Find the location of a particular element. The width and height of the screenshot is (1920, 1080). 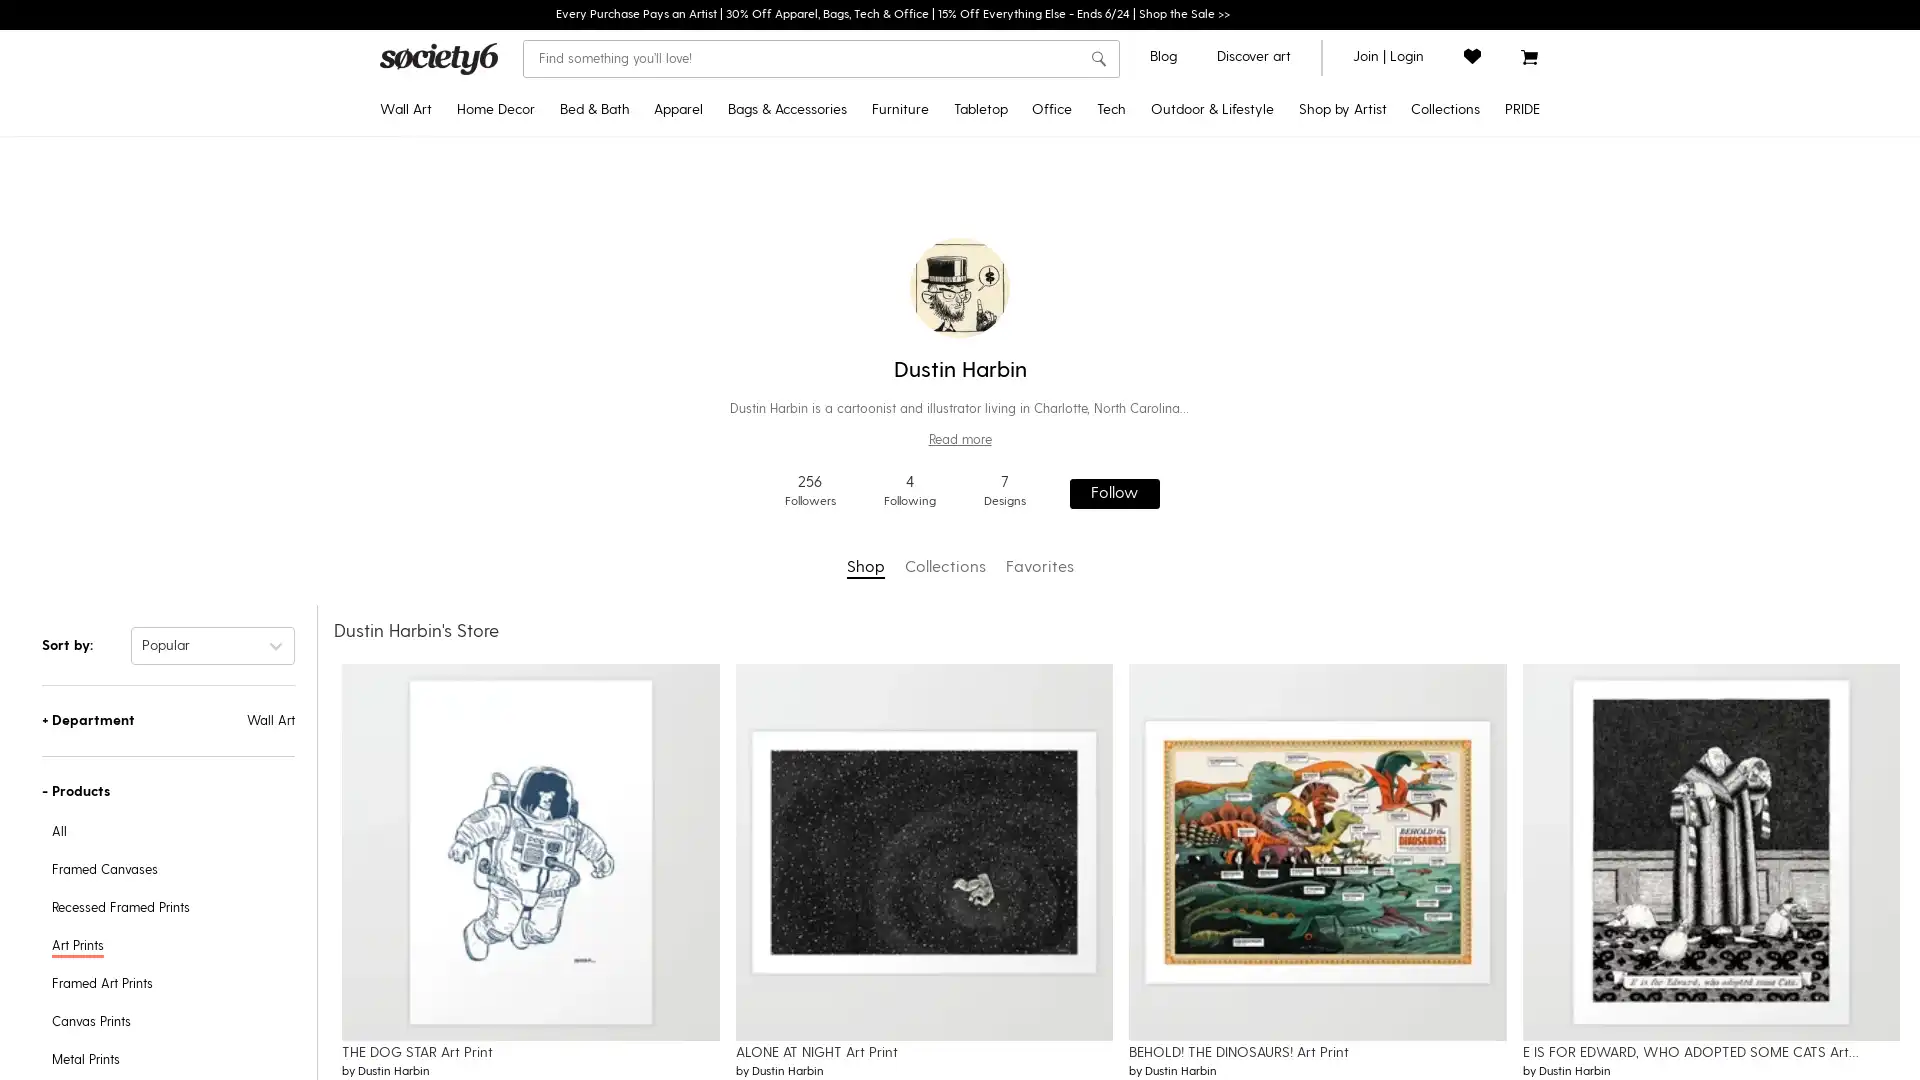

Duvet Covers is located at coordinates (637, 192).